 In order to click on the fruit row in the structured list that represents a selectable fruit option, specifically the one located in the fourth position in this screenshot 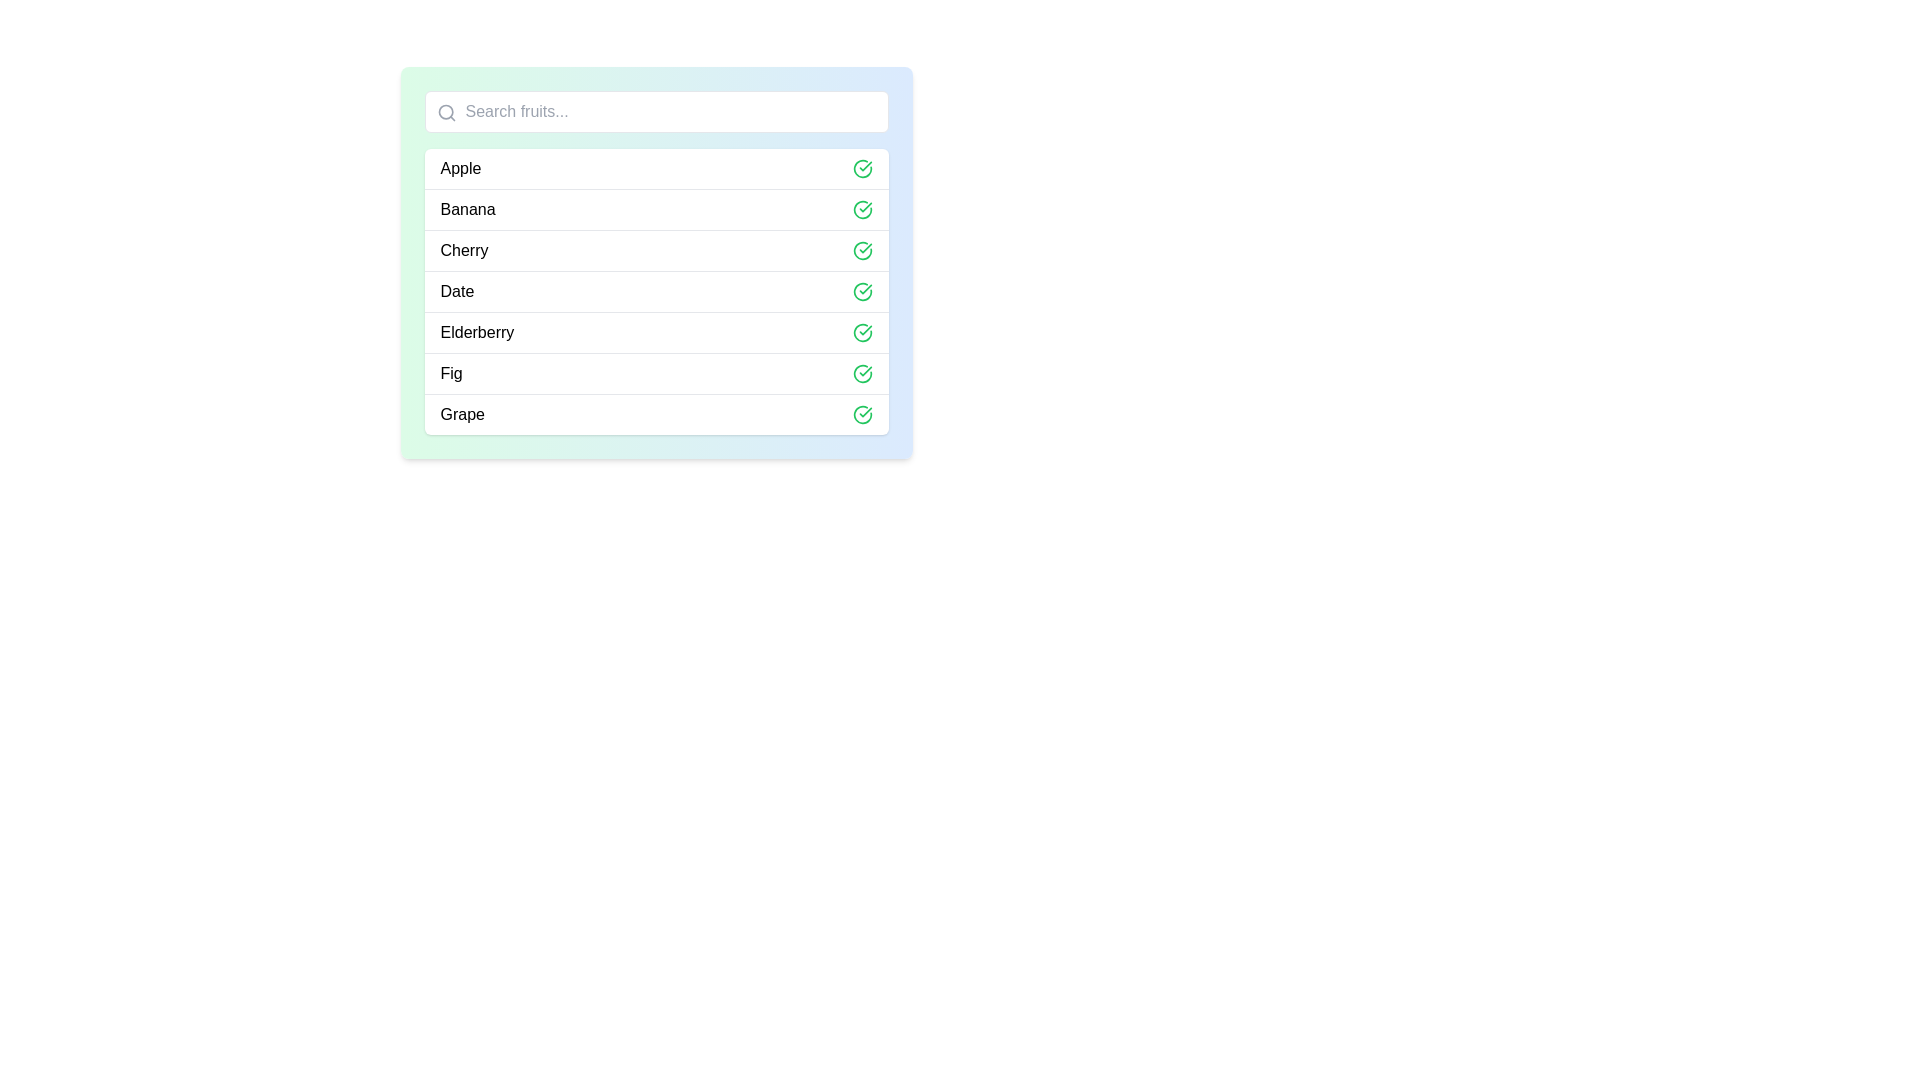, I will do `click(656, 292)`.